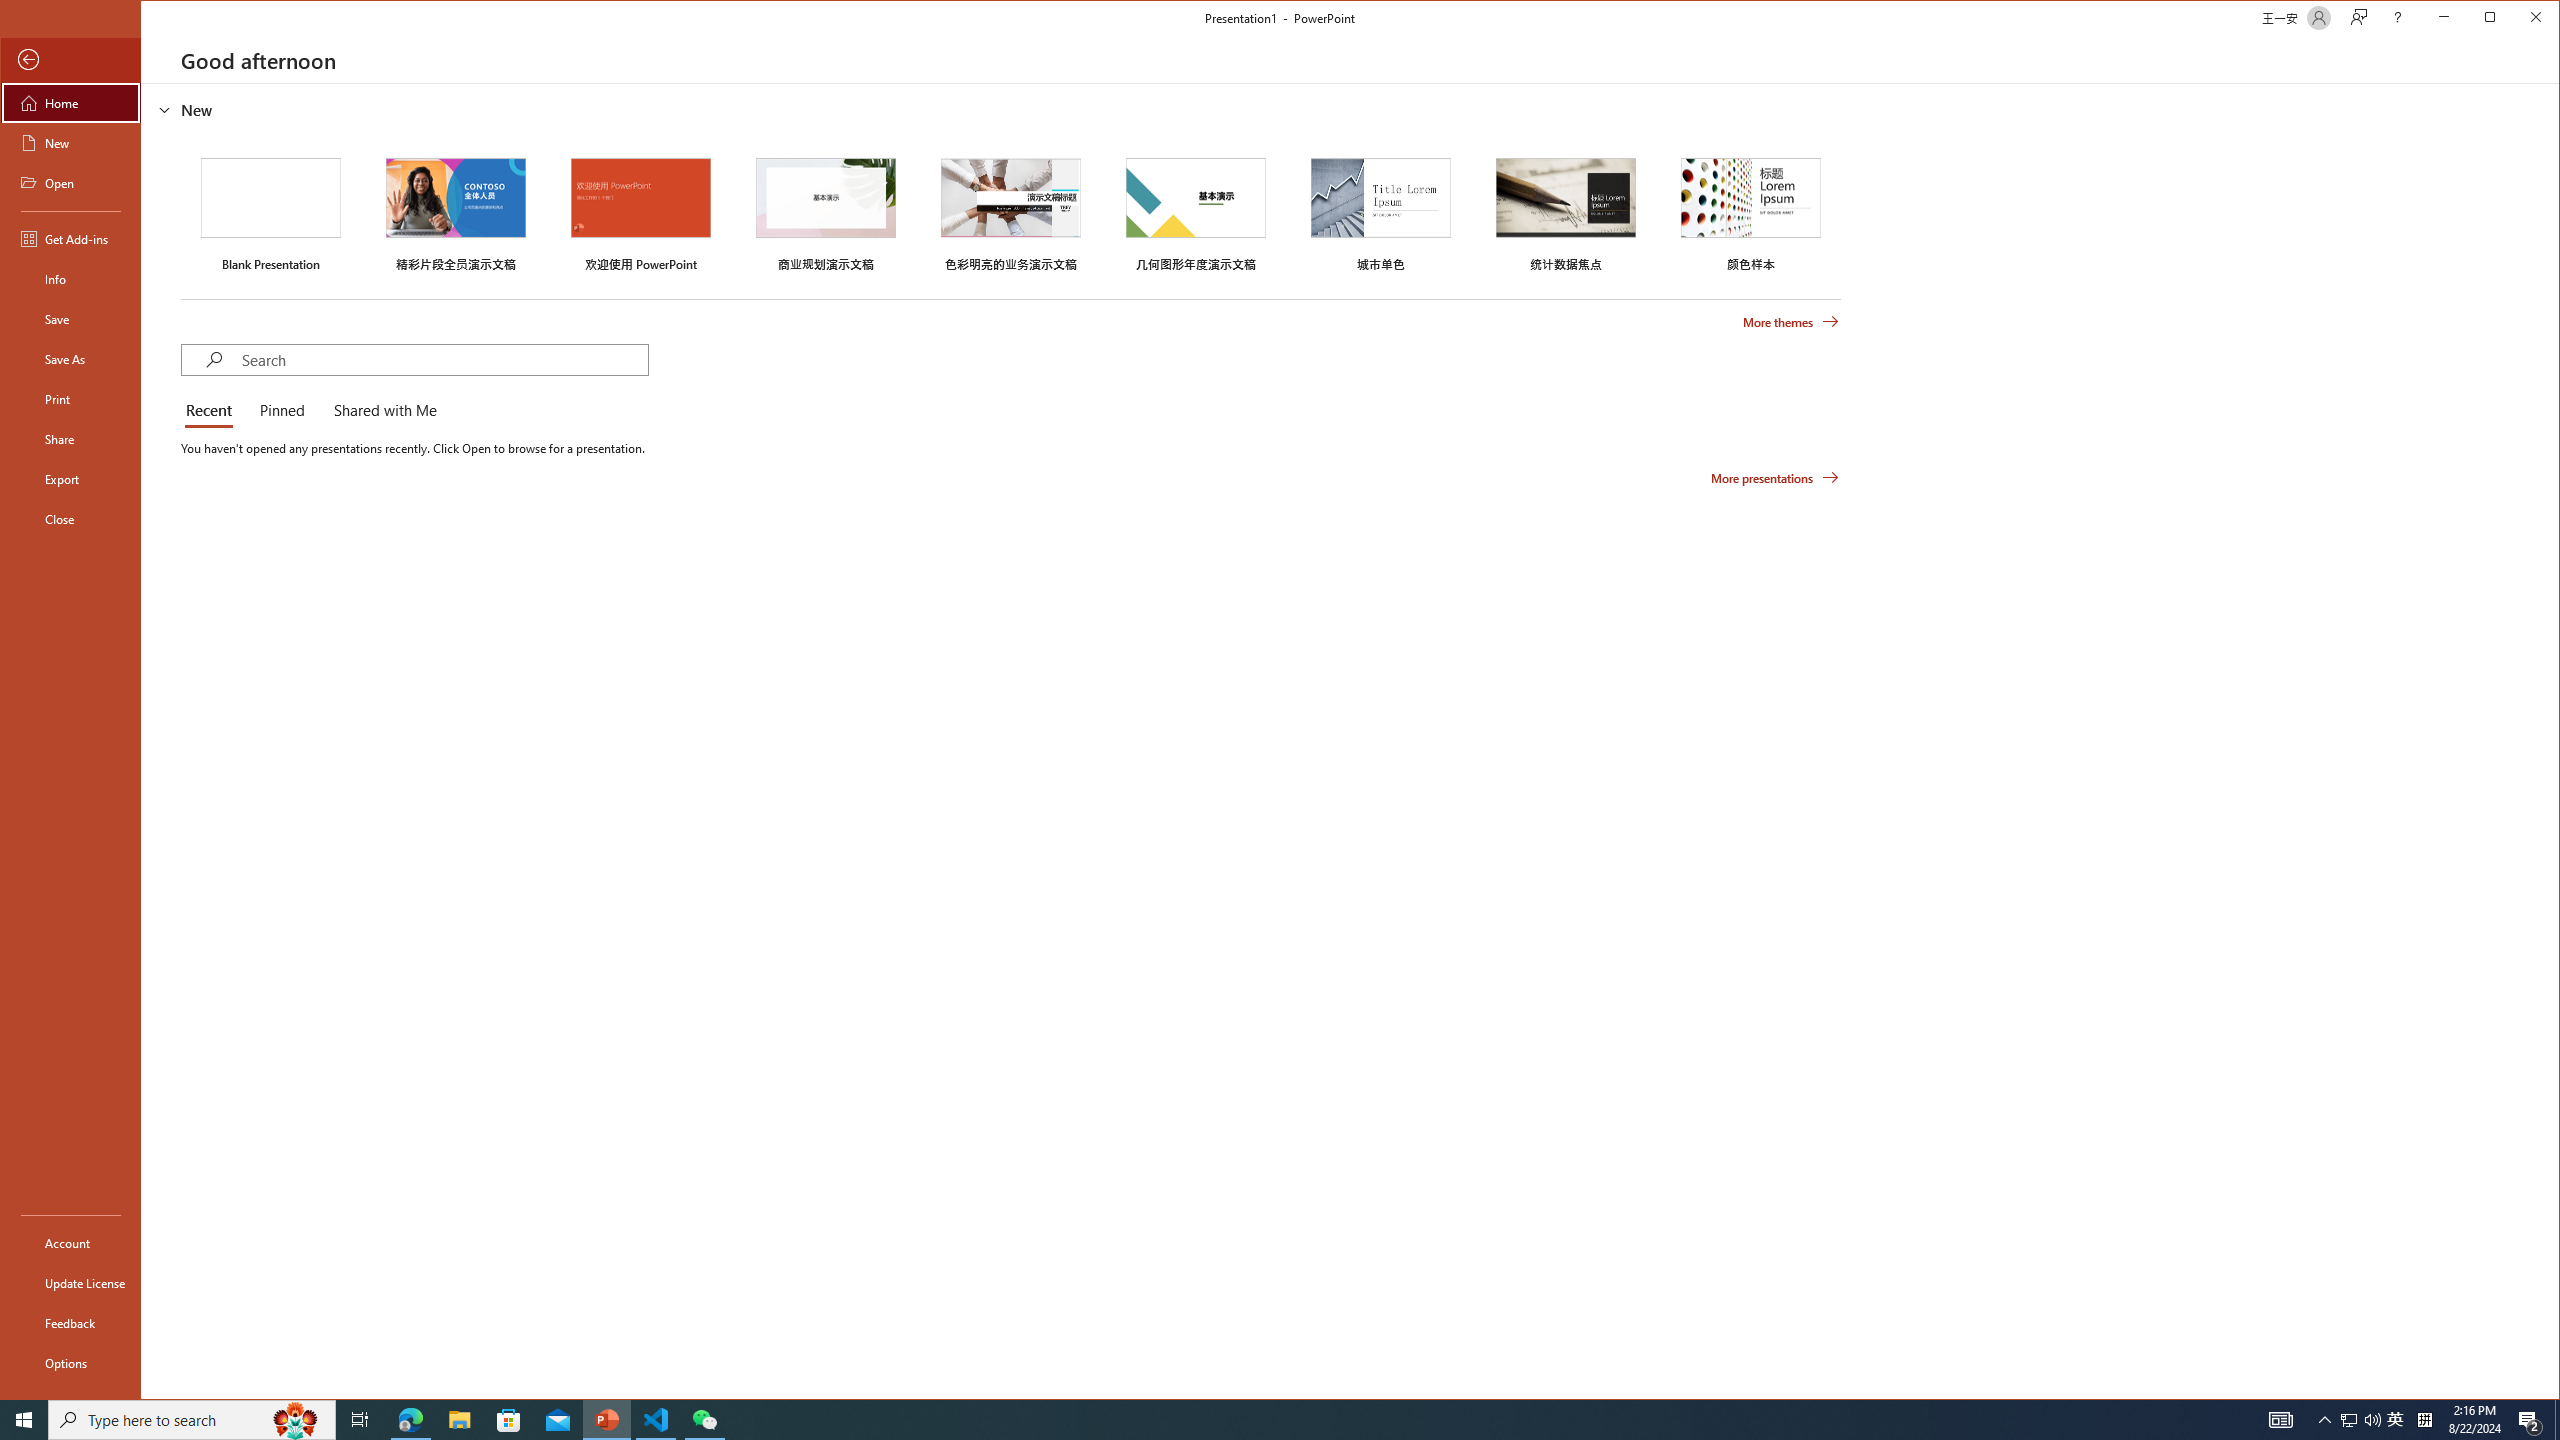 Image resolution: width=2560 pixels, height=1440 pixels. What do you see at coordinates (1789, 321) in the screenshot?
I see `'More themes'` at bounding box center [1789, 321].